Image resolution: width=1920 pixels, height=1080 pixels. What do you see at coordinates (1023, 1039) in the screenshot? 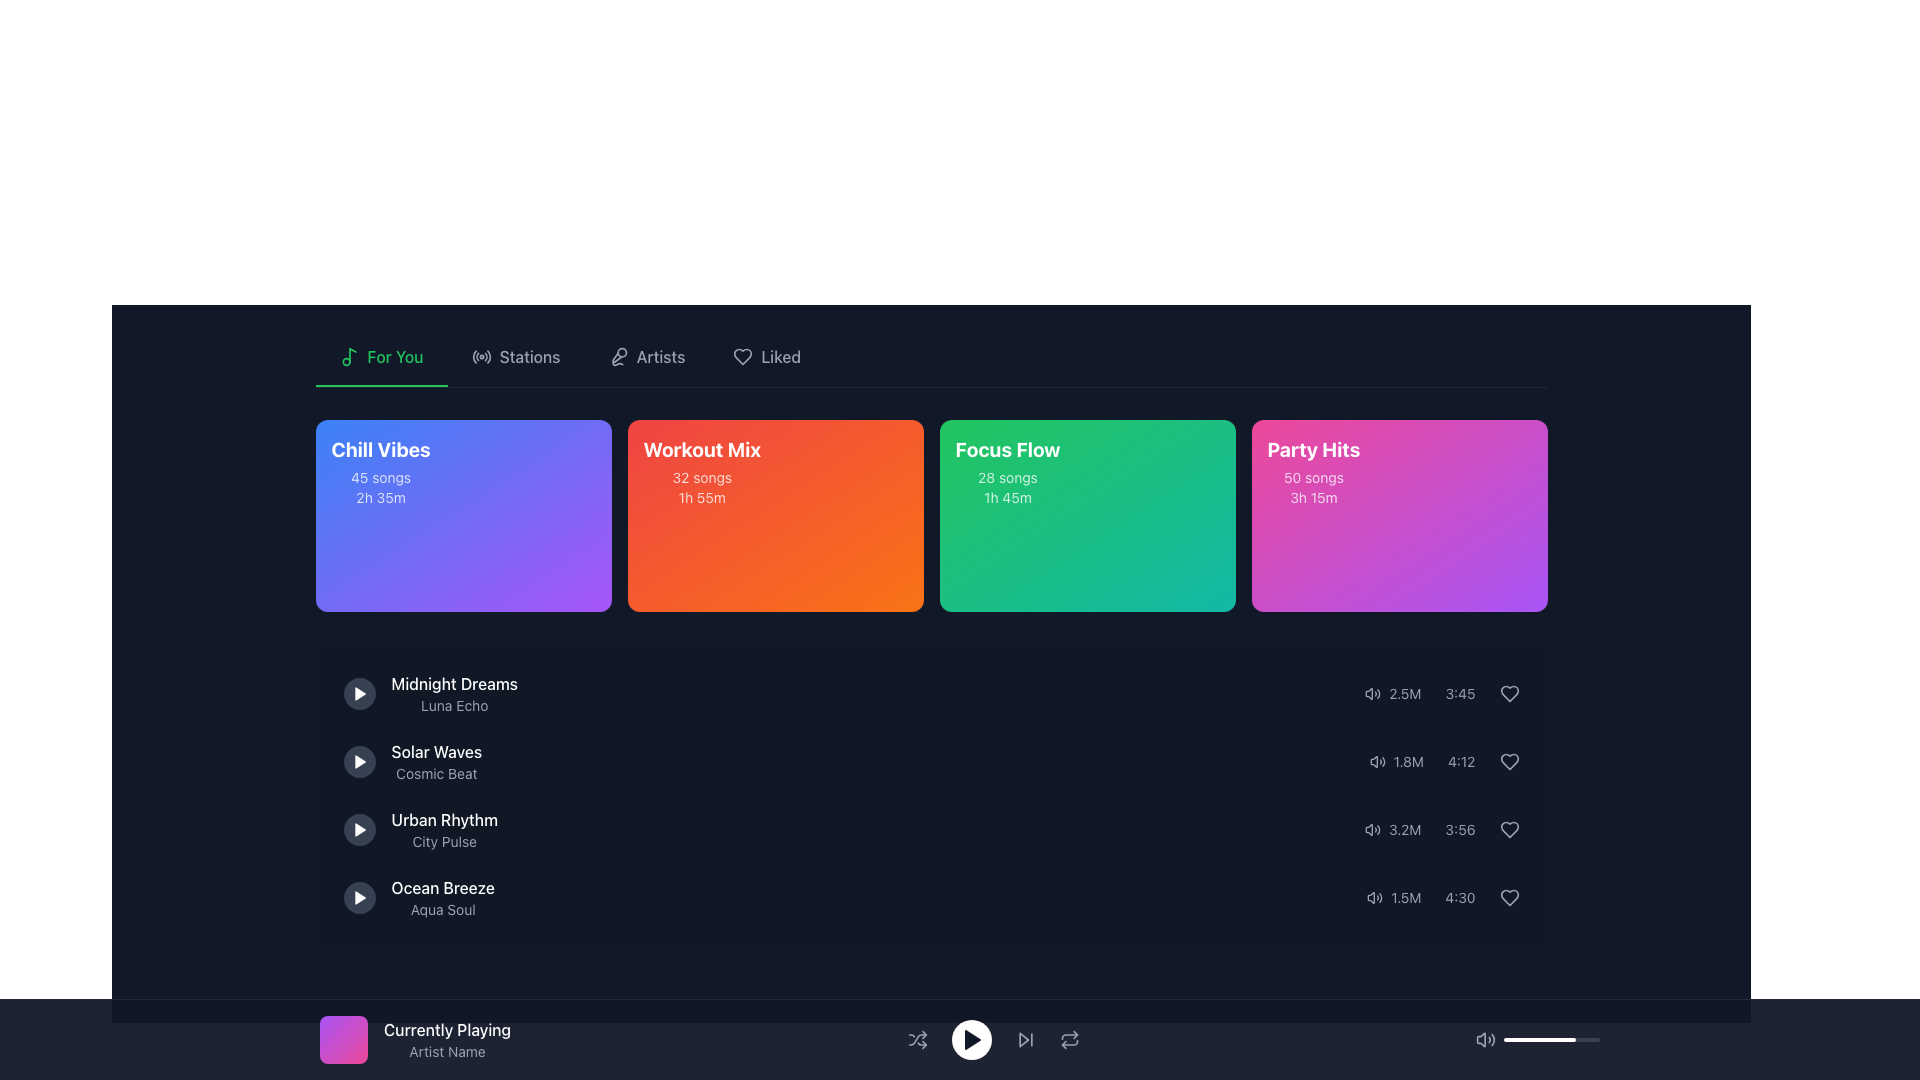
I see `the 'skip forward' button in the media player interface, which is an SVG-based icon located between the play button and a circular arrow button` at bounding box center [1023, 1039].